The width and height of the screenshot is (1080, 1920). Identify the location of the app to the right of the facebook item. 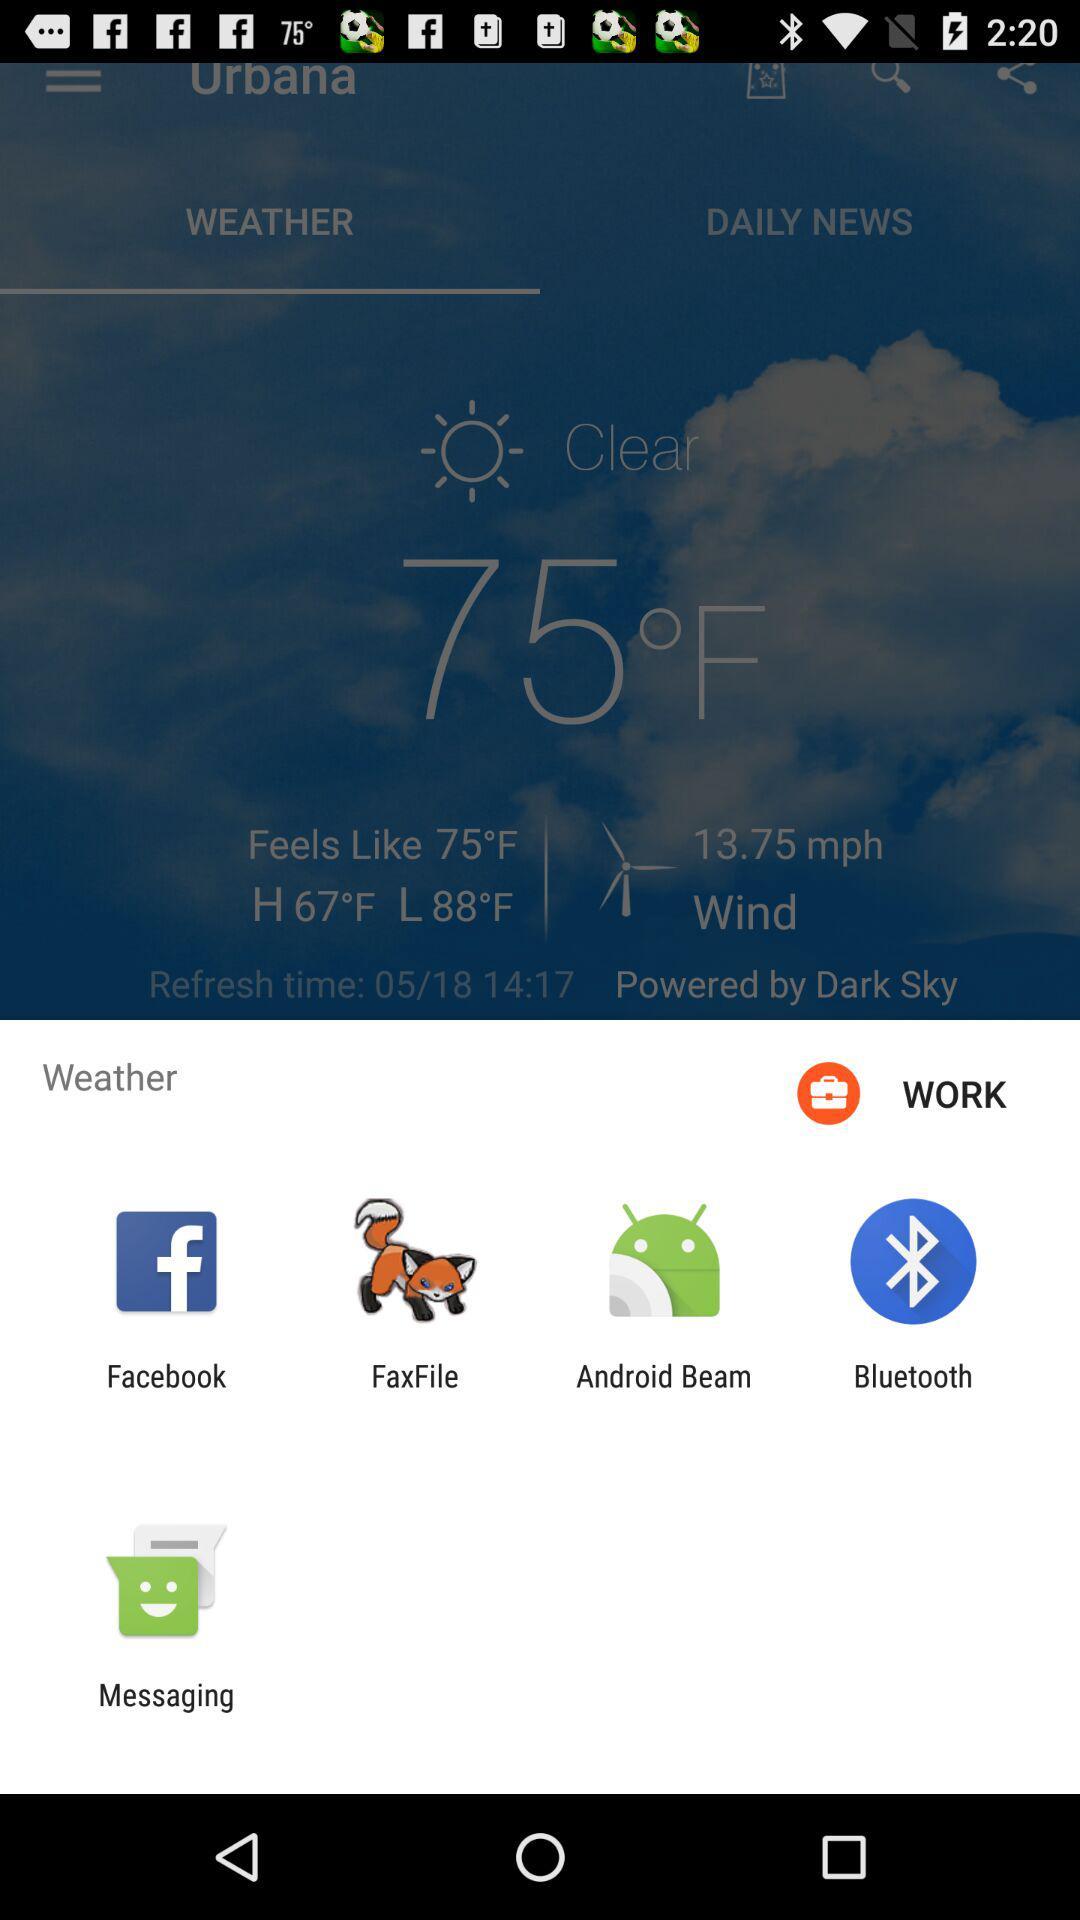
(414, 1392).